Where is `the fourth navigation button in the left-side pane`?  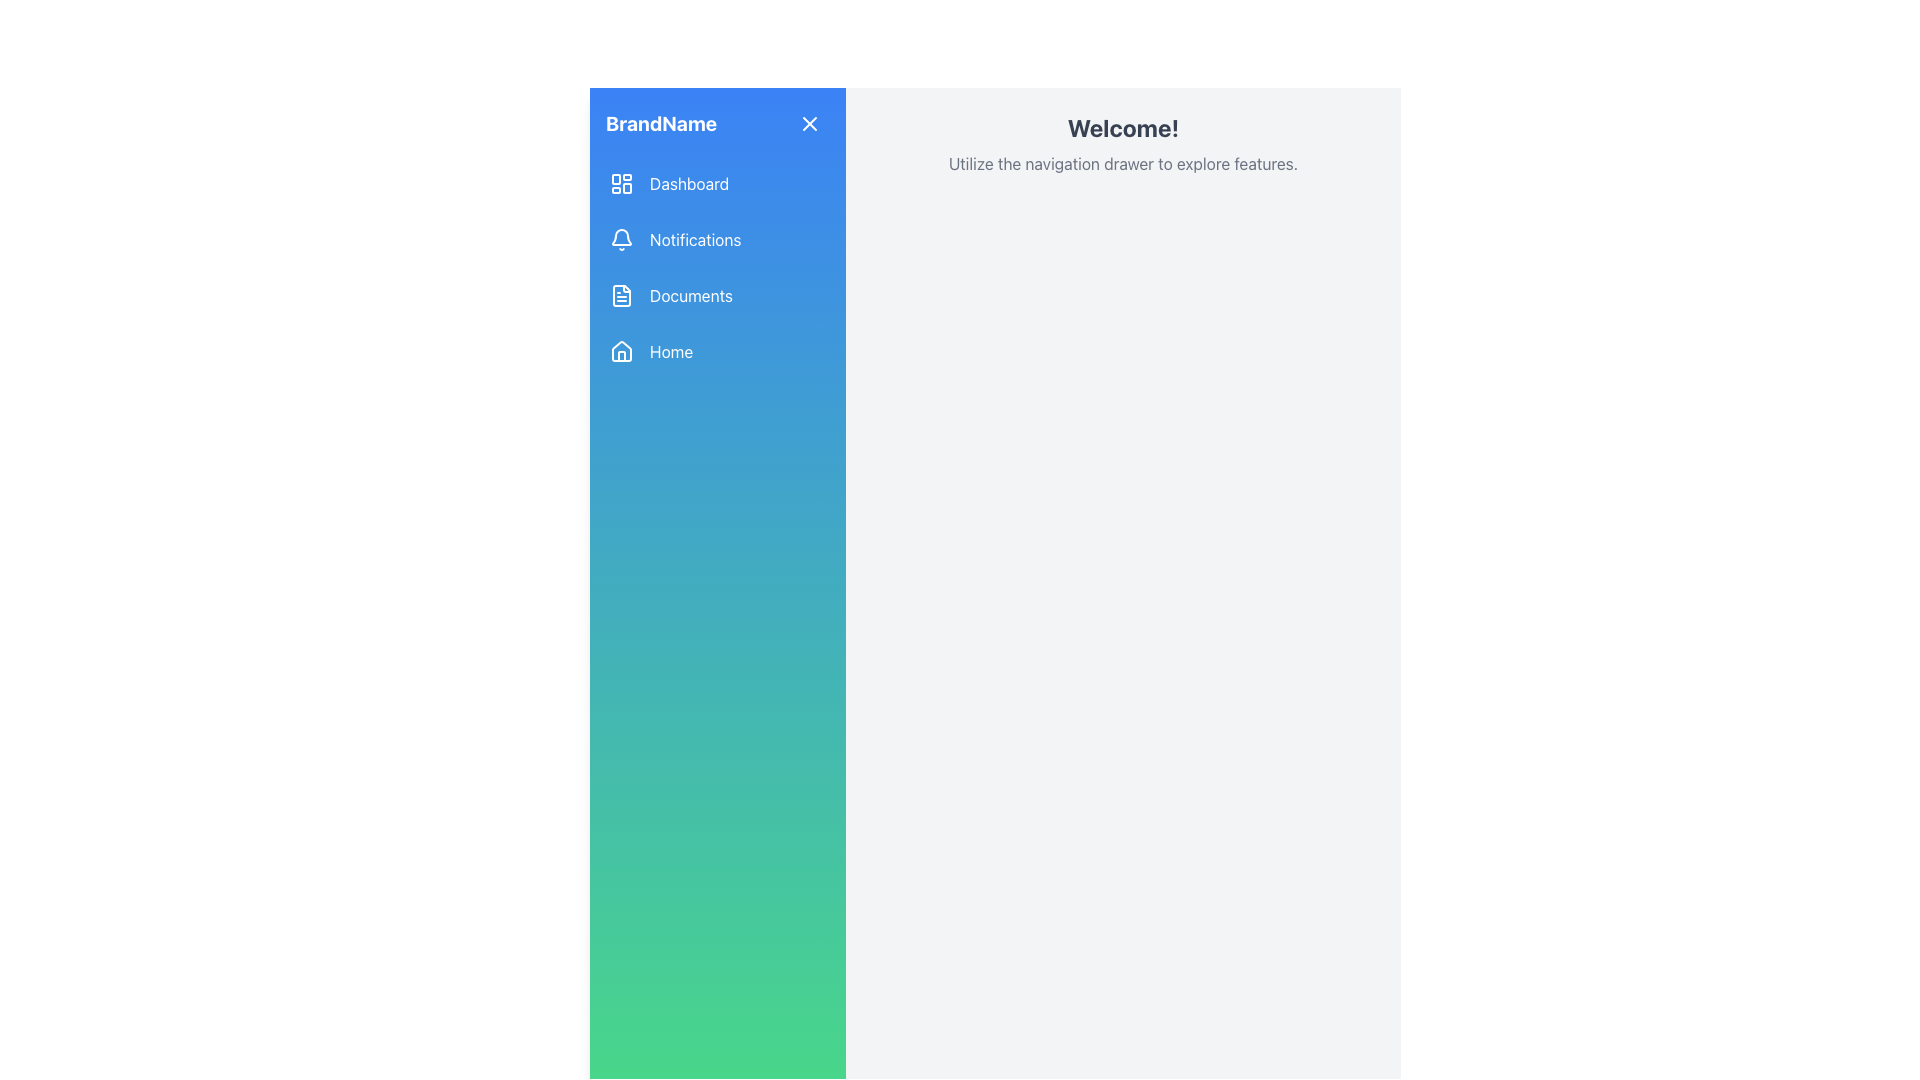
the fourth navigation button in the left-side pane is located at coordinates (651, 350).